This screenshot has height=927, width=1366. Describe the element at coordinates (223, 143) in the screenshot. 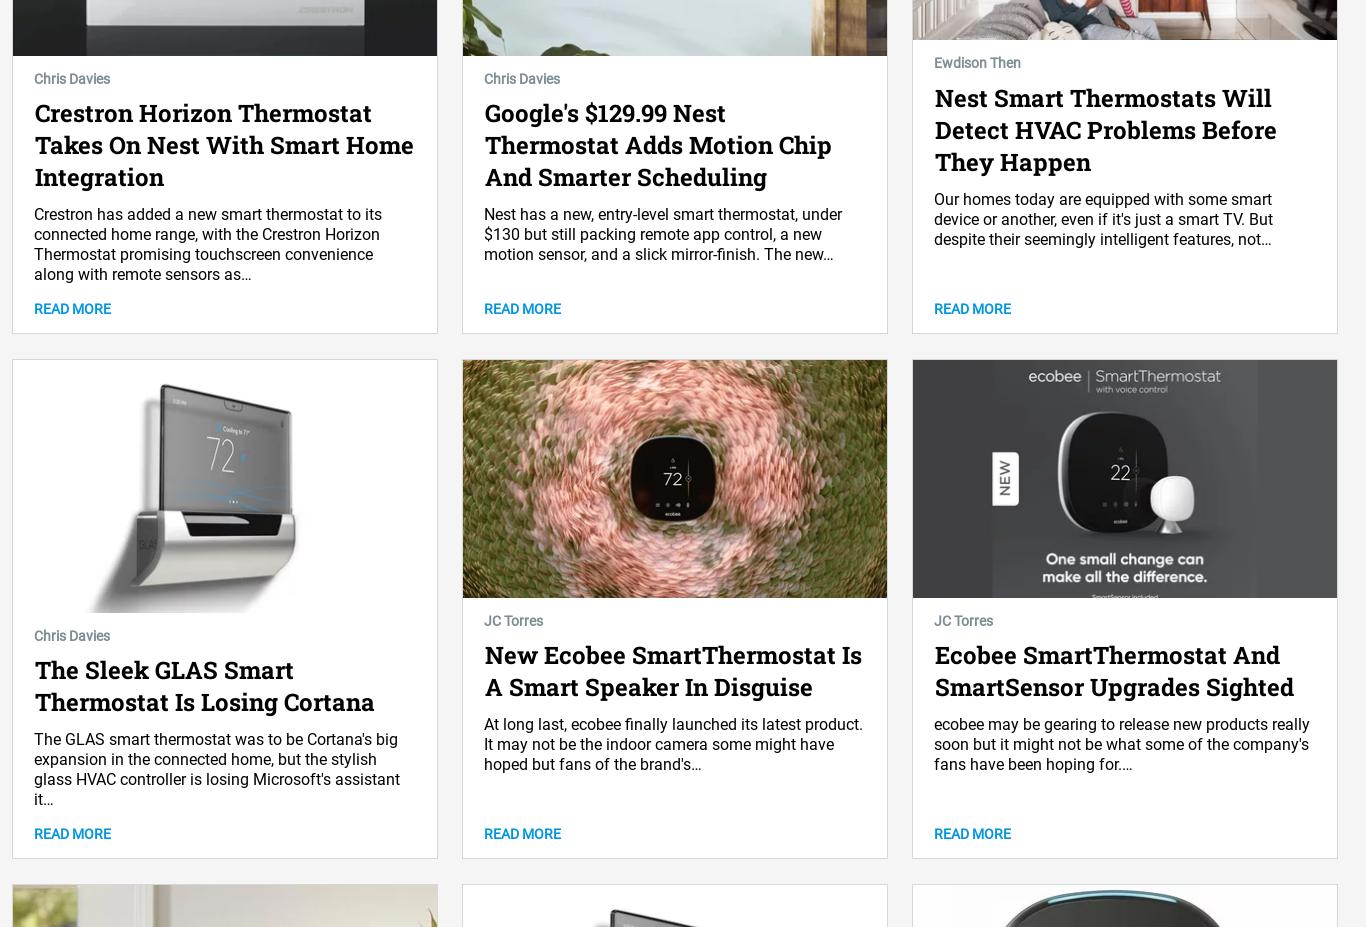

I see `'Crestron Horizon Thermostat Takes On Nest With Smart Home Integration'` at that location.